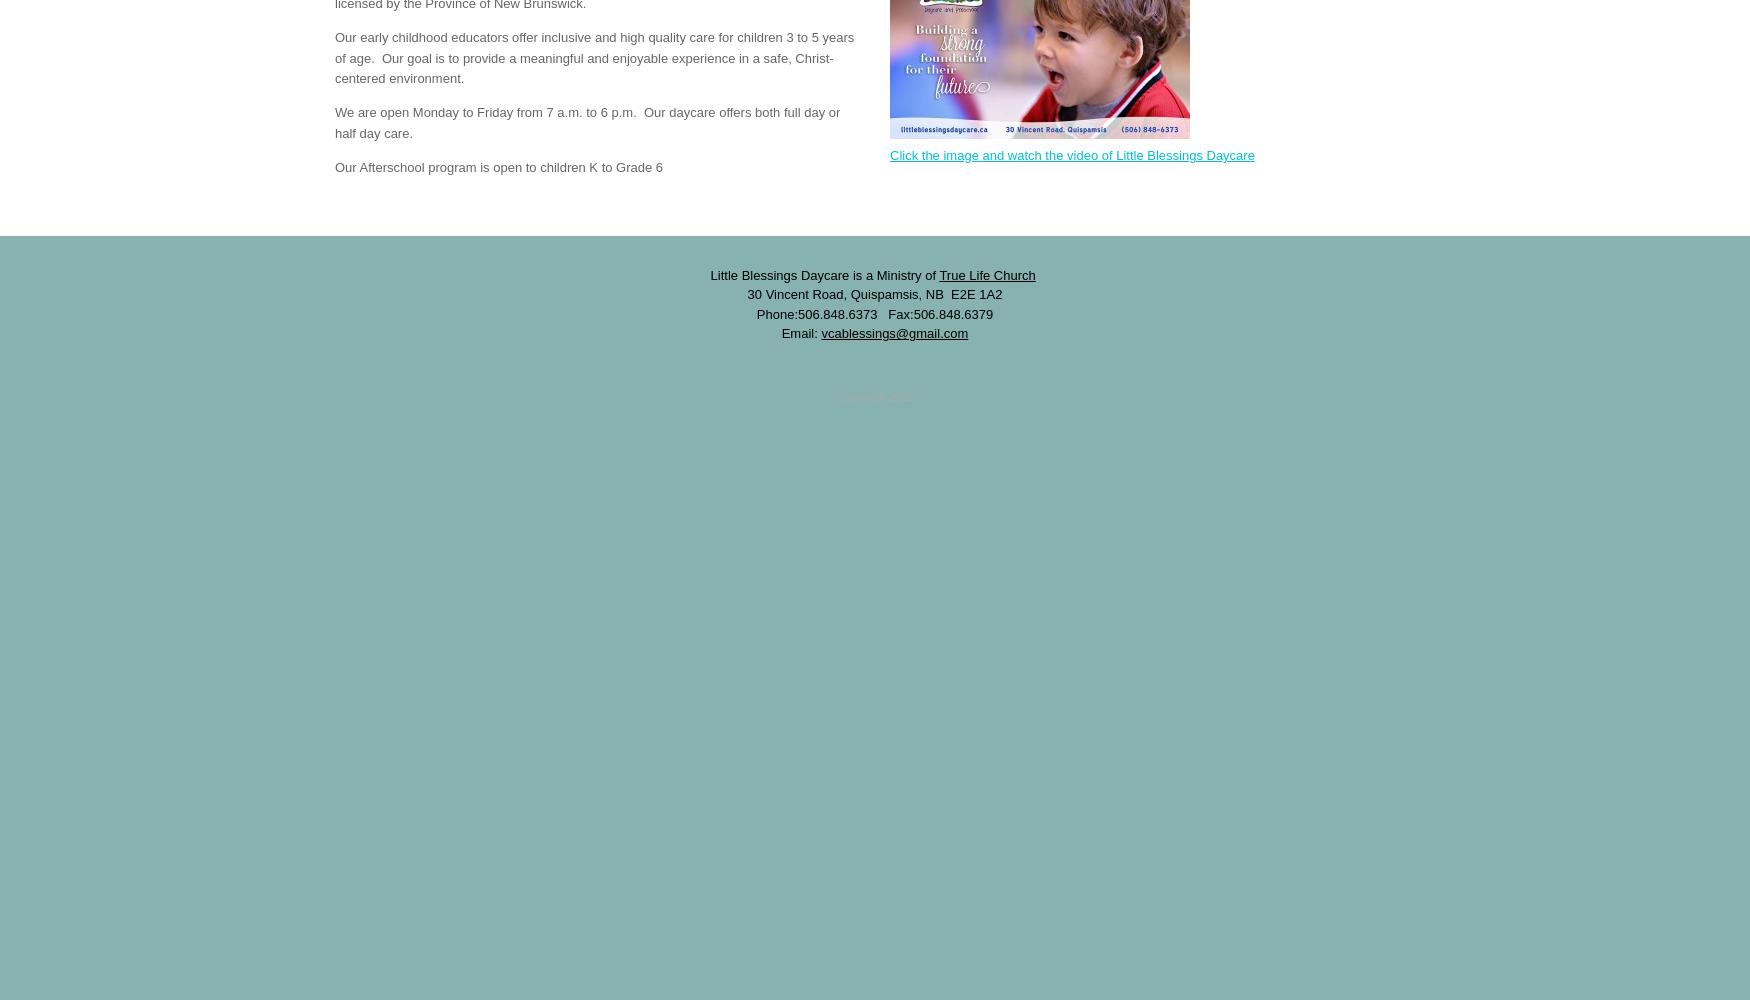  I want to click on 'Copyright 2022', so click(835, 397).